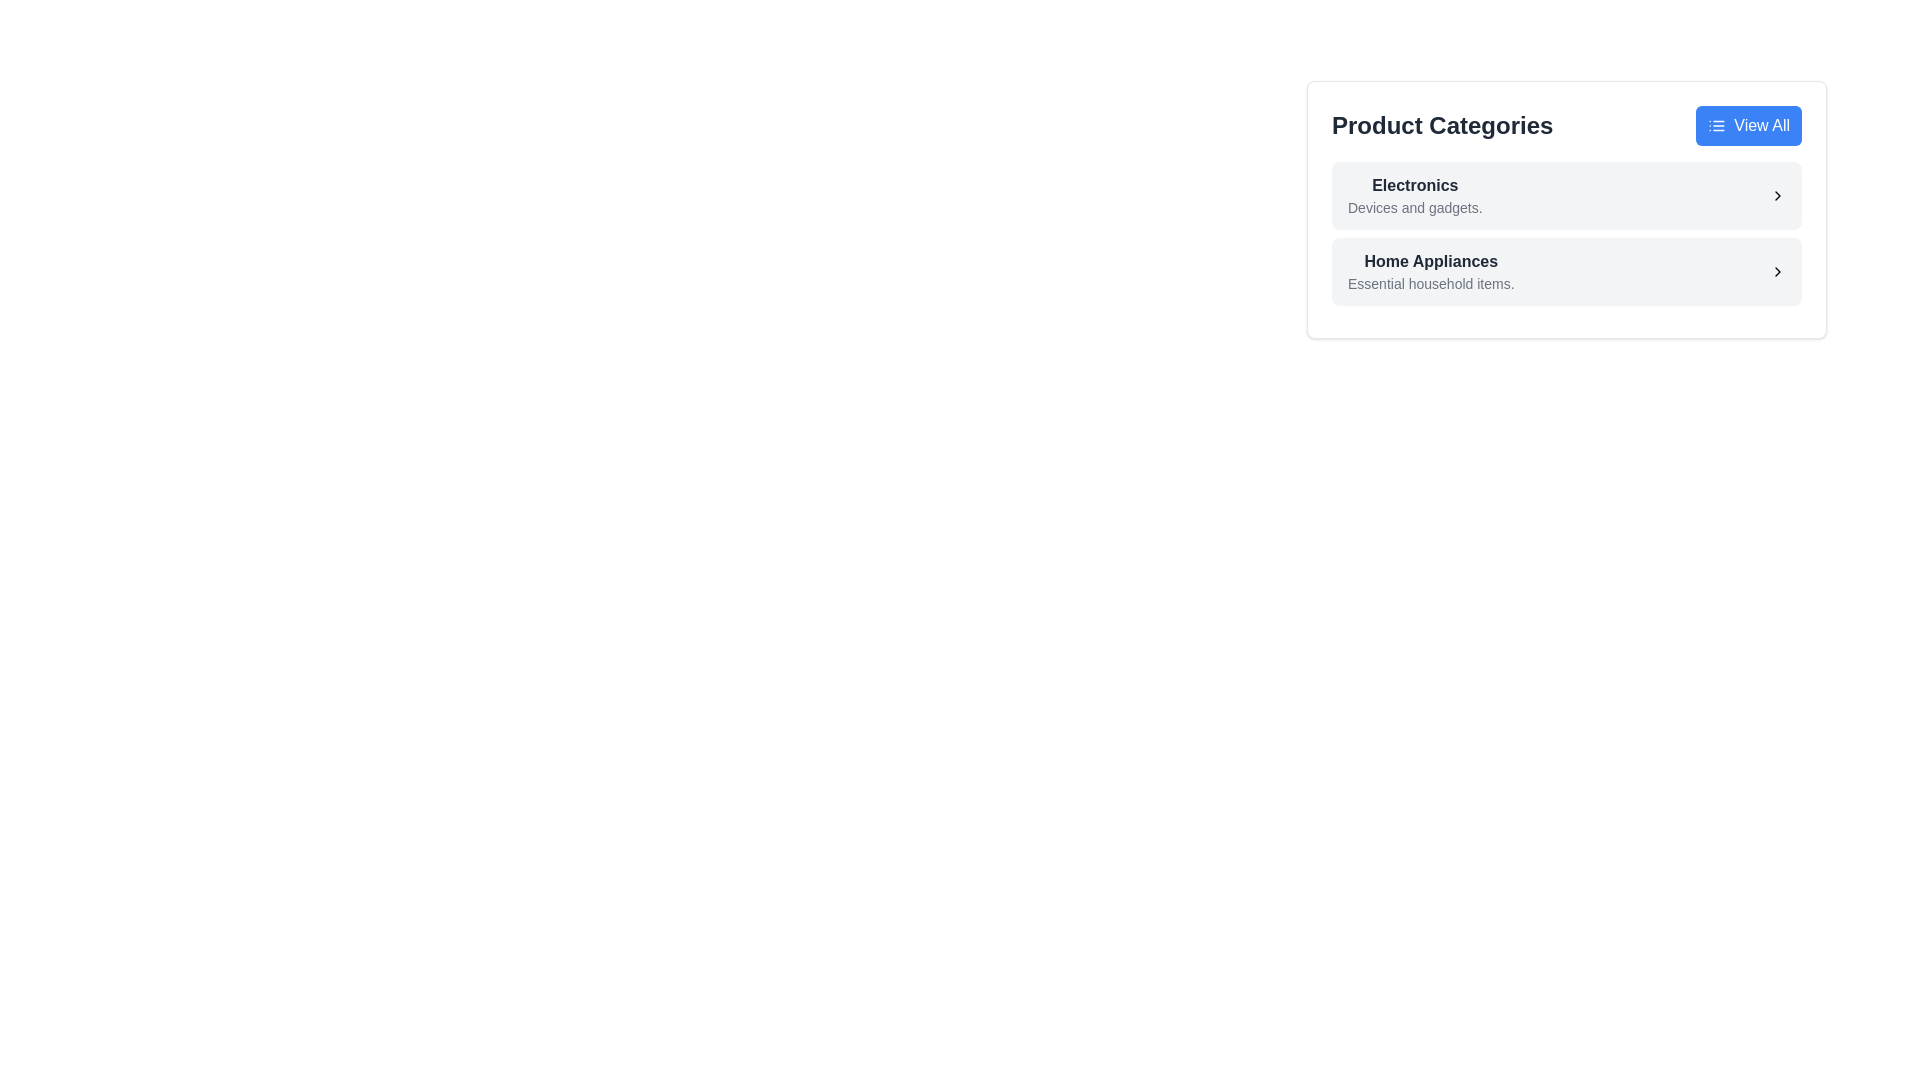  Describe the element at coordinates (1716, 126) in the screenshot. I see `the 'View All' button located in the top-right corner of the 'Product Categories' card, which contains the blue SVG icon shaped like a list representation with three horizontal bars and dots aligned vertically` at that location.